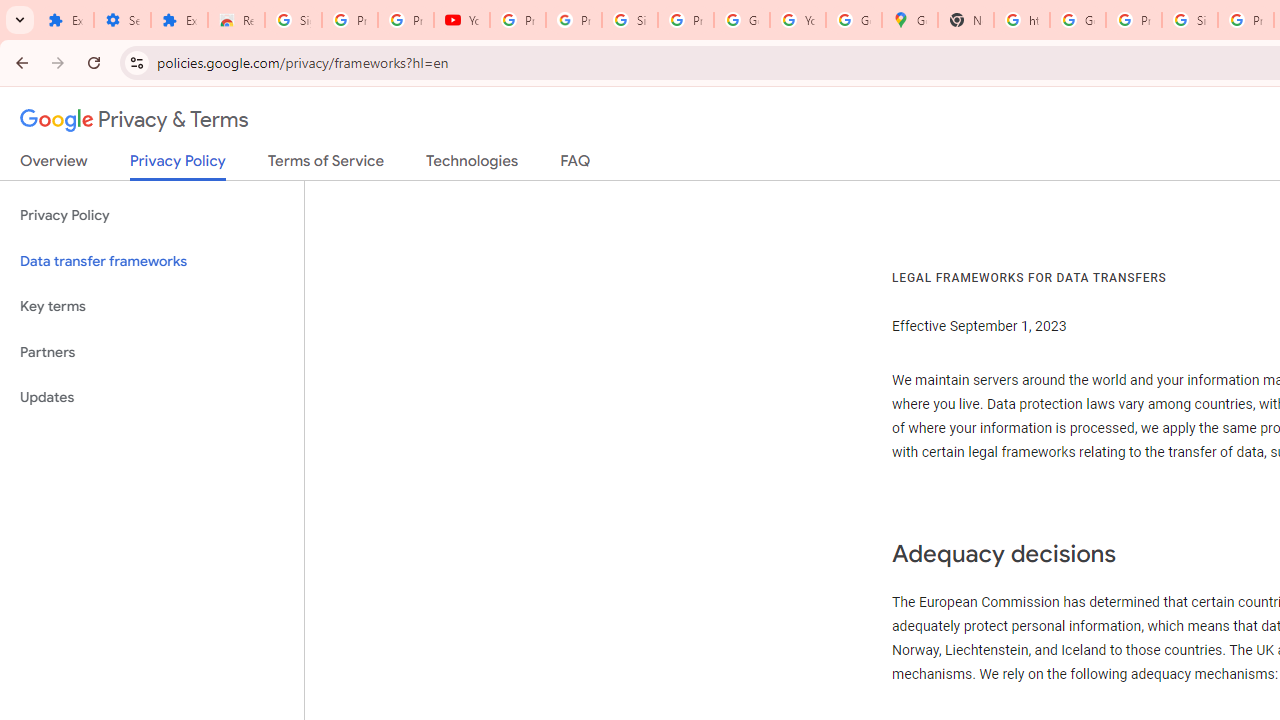 The width and height of the screenshot is (1280, 720). I want to click on 'New Tab', so click(966, 20).